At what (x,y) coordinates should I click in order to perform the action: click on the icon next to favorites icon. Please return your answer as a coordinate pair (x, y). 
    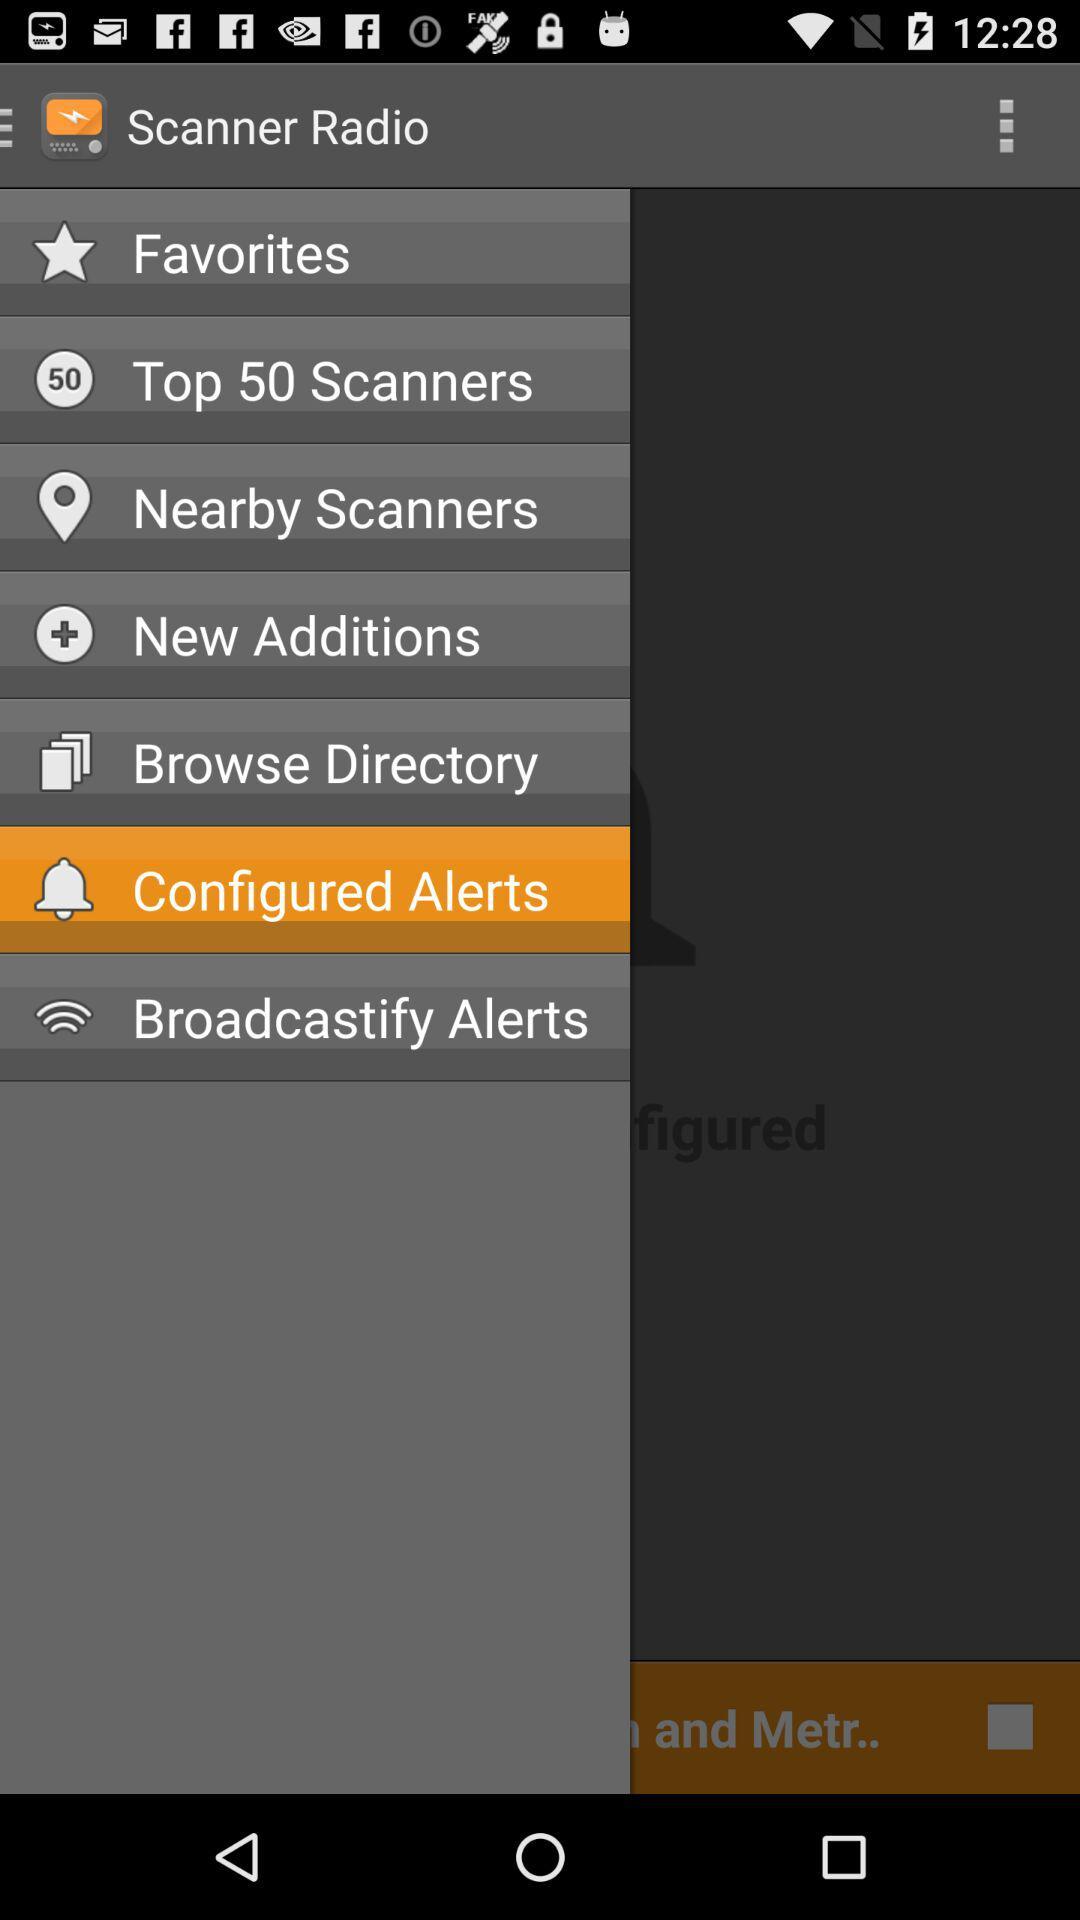
    Looking at the image, I should click on (1006, 124).